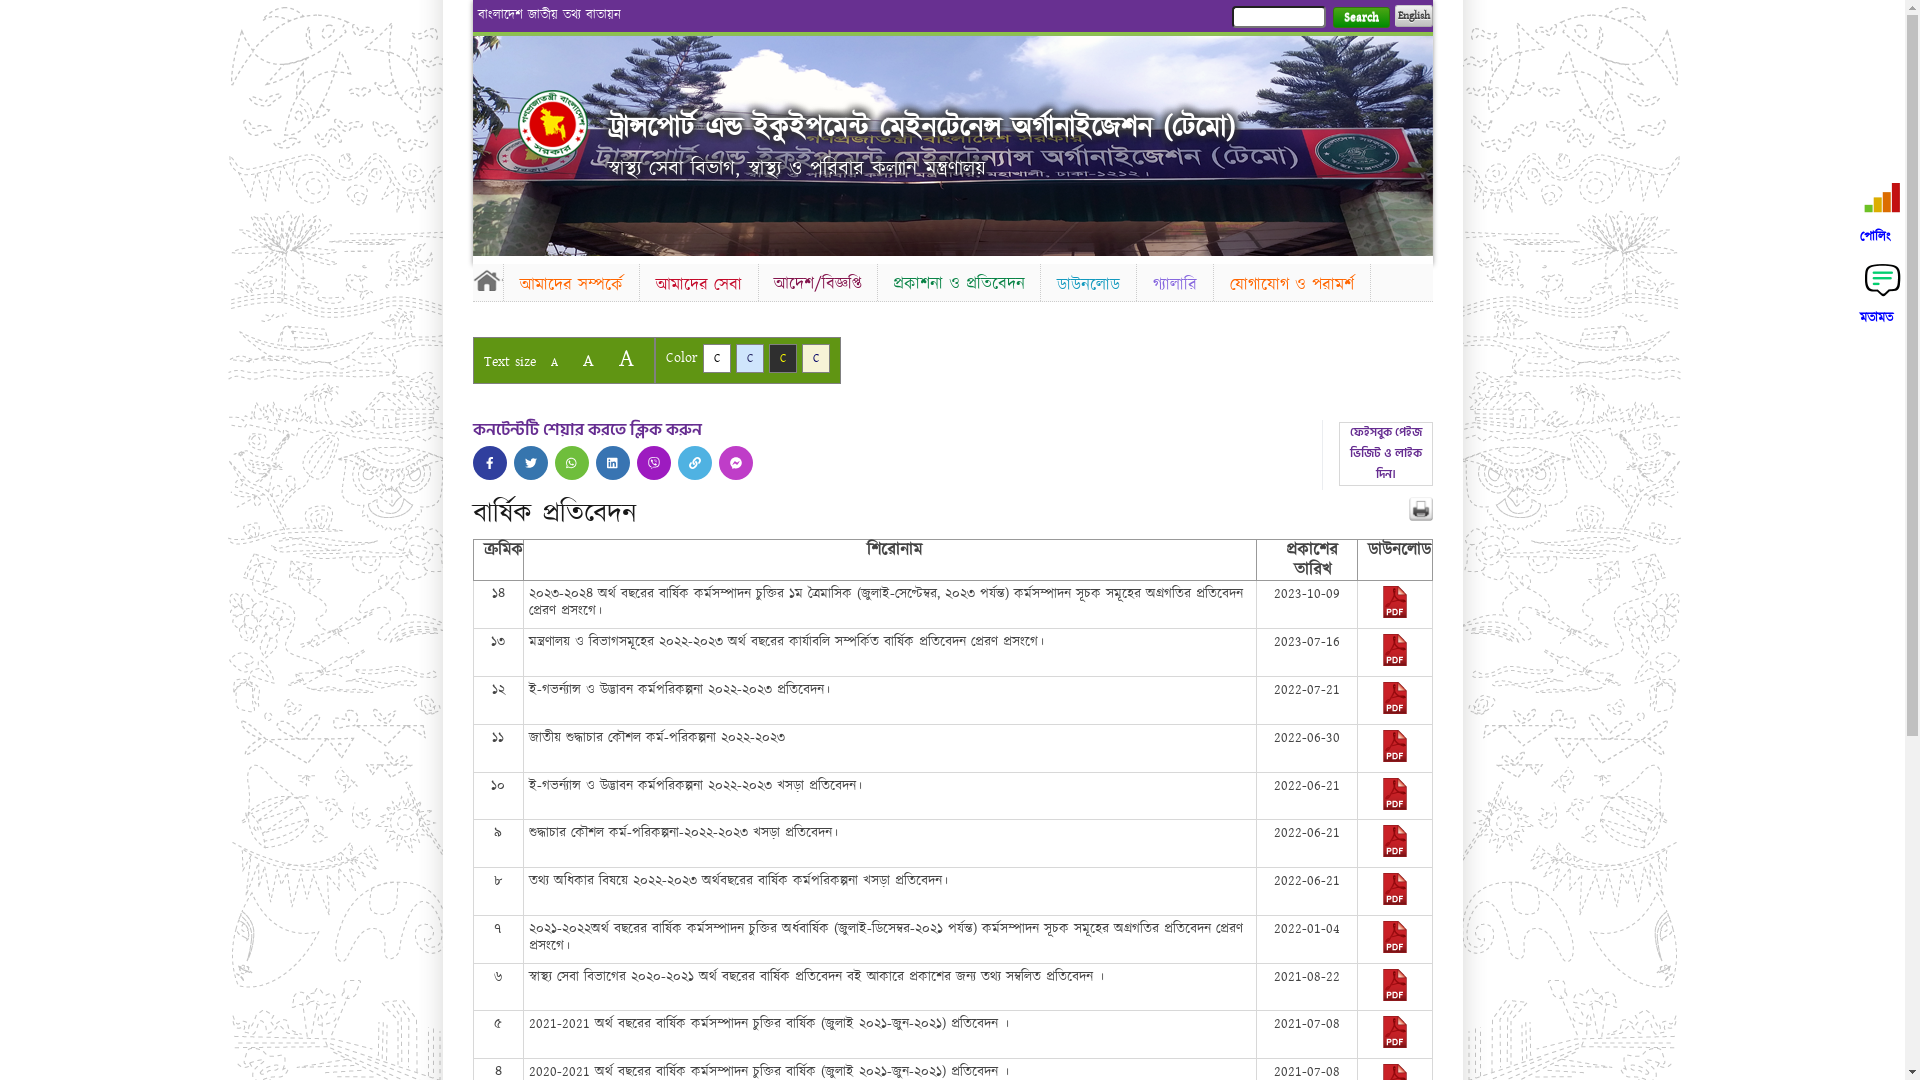  Describe the element at coordinates (1394, 1043) in the screenshot. I see `'2021-07-08-10-36-38761399aa0b6e137771cf81bf619502.pdf'` at that location.